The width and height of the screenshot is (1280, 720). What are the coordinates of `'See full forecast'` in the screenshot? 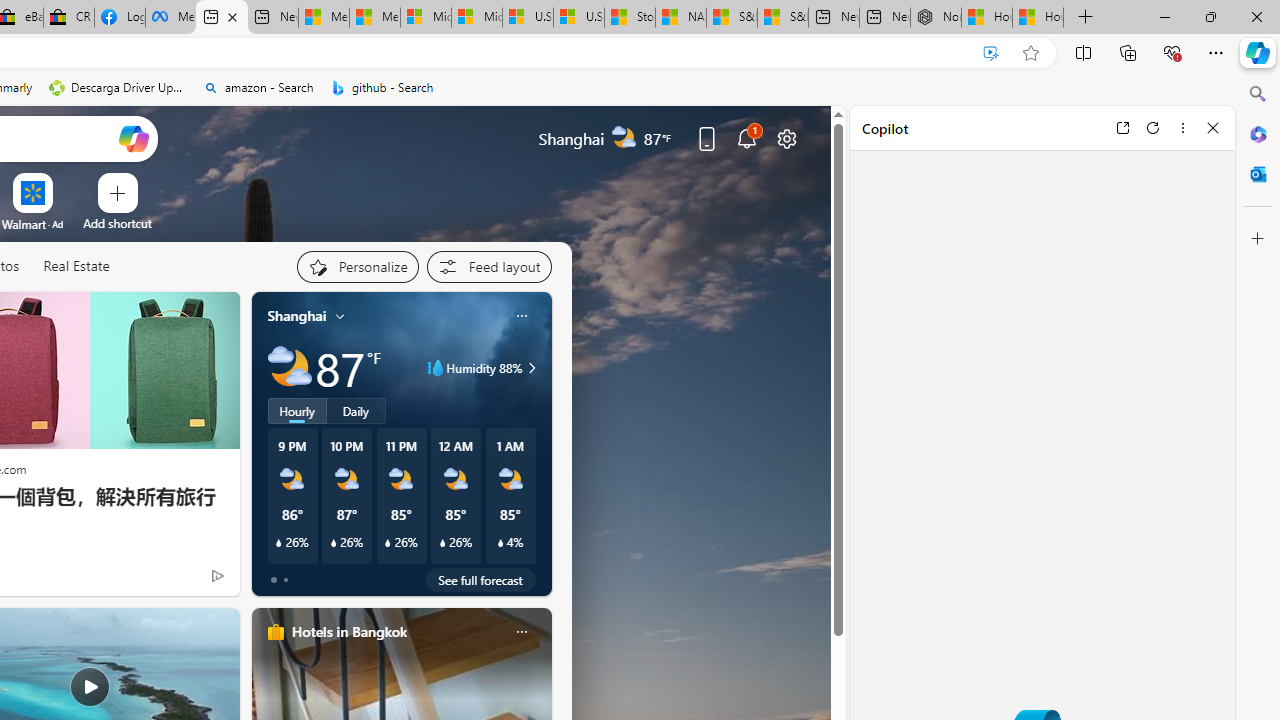 It's located at (480, 579).